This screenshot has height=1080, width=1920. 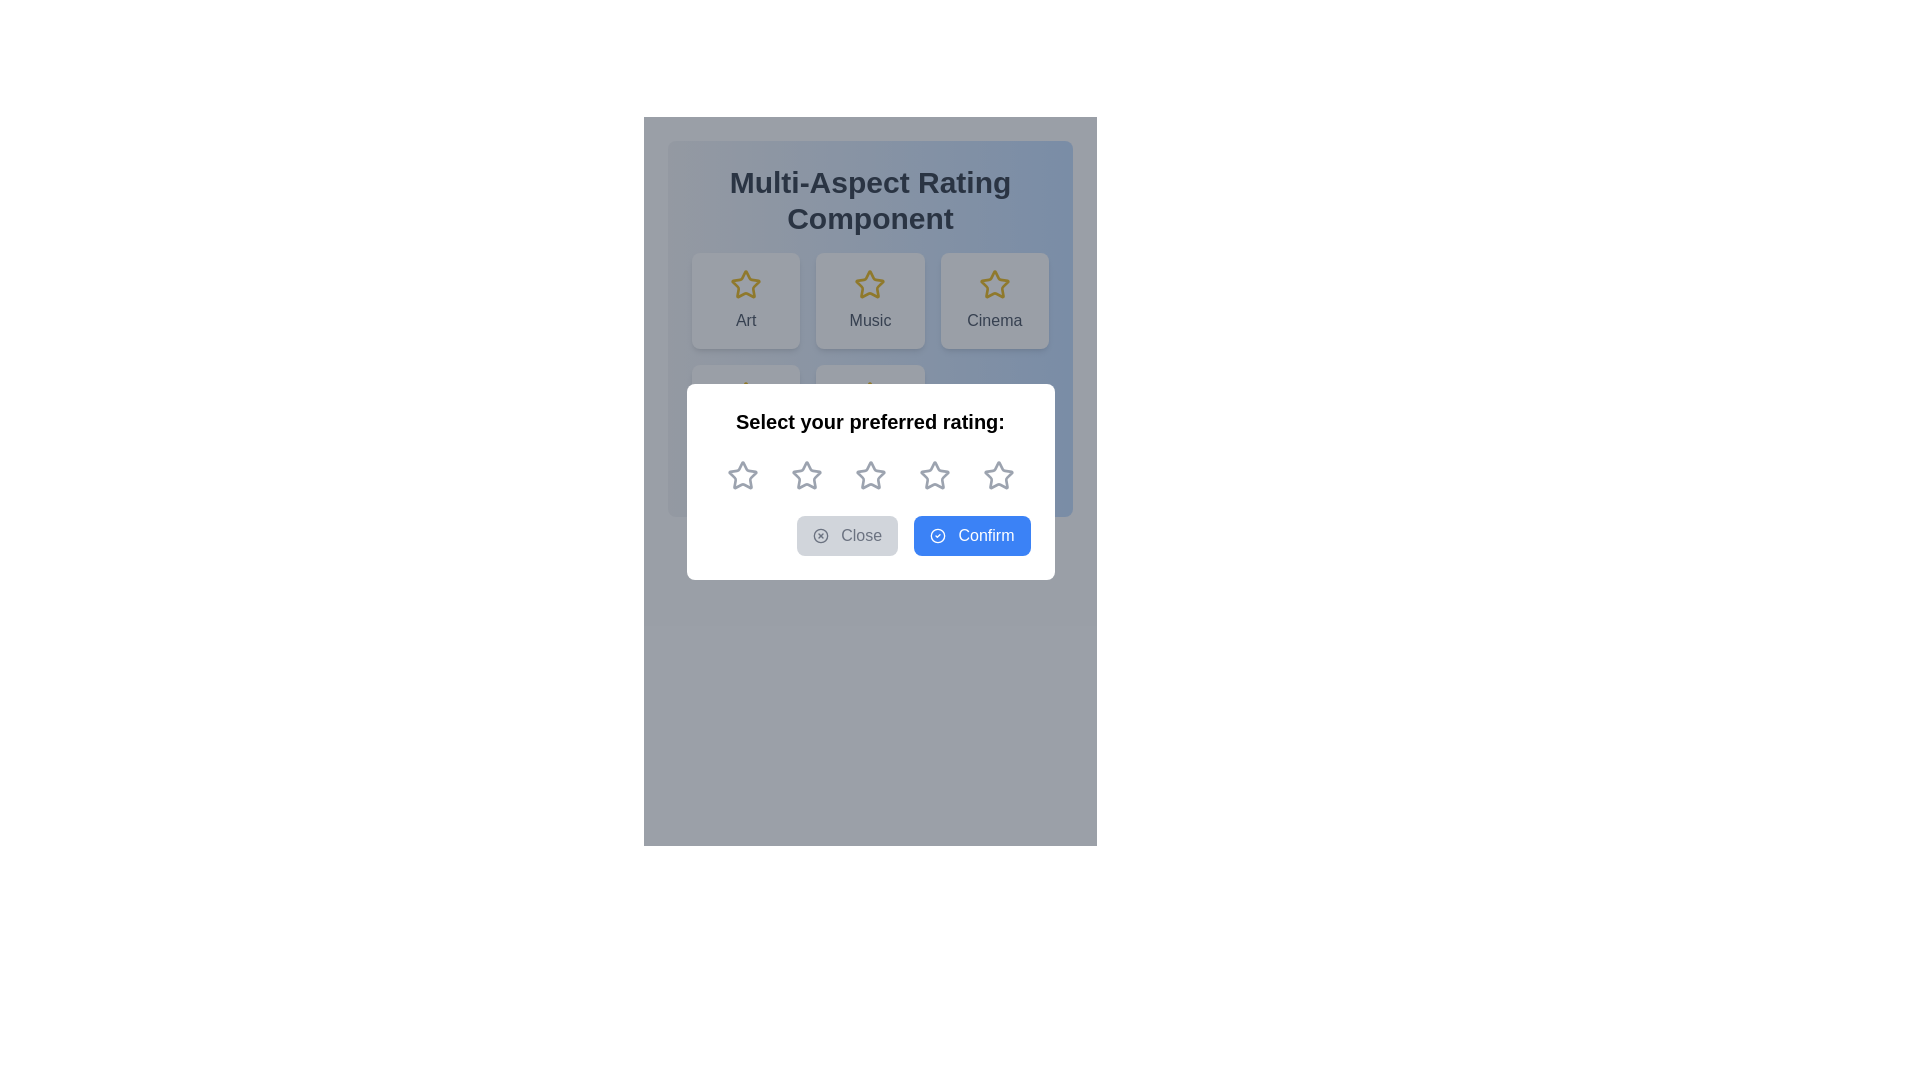 What do you see at coordinates (745, 300) in the screenshot?
I see `the 'Art' category card located in the top left section of the selectable categories grid` at bounding box center [745, 300].